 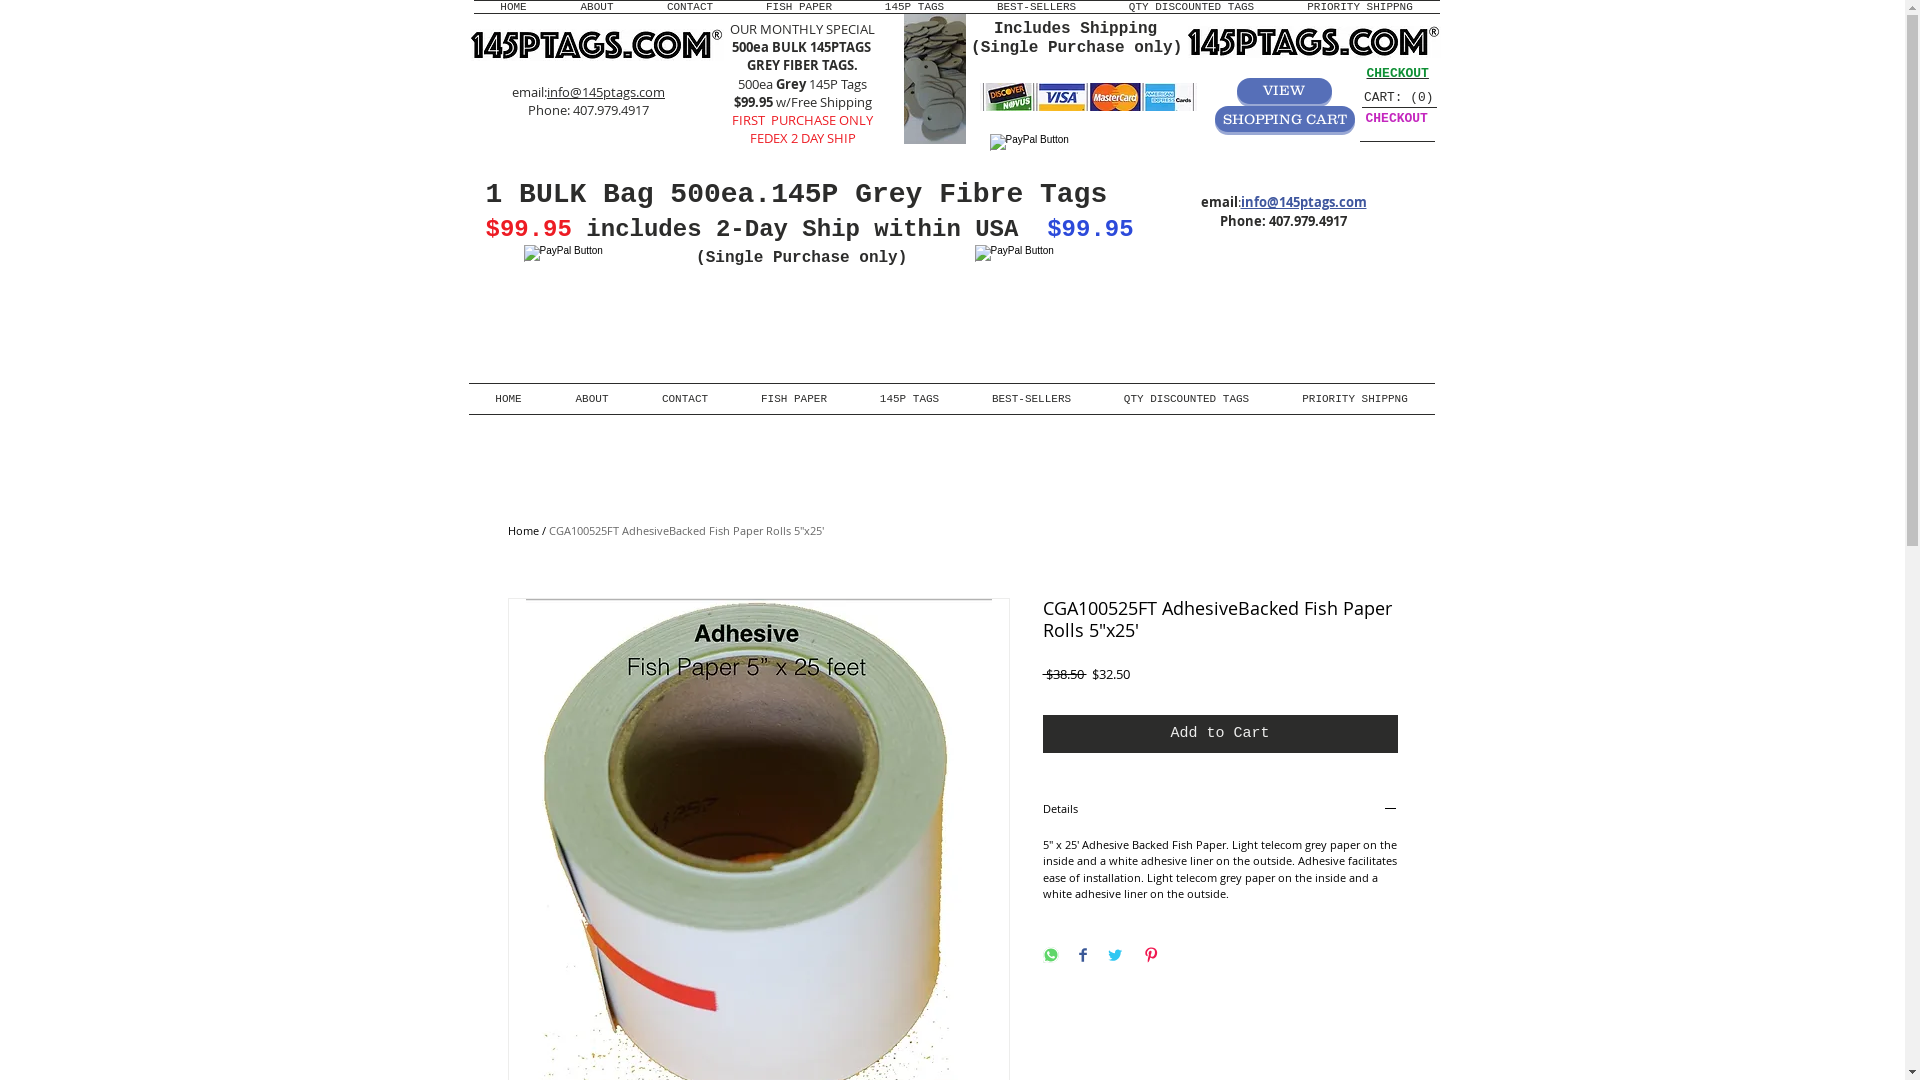 What do you see at coordinates (638, 7) in the screenshot?
I see `'CONTACT'` at bounding box center [638, 7].